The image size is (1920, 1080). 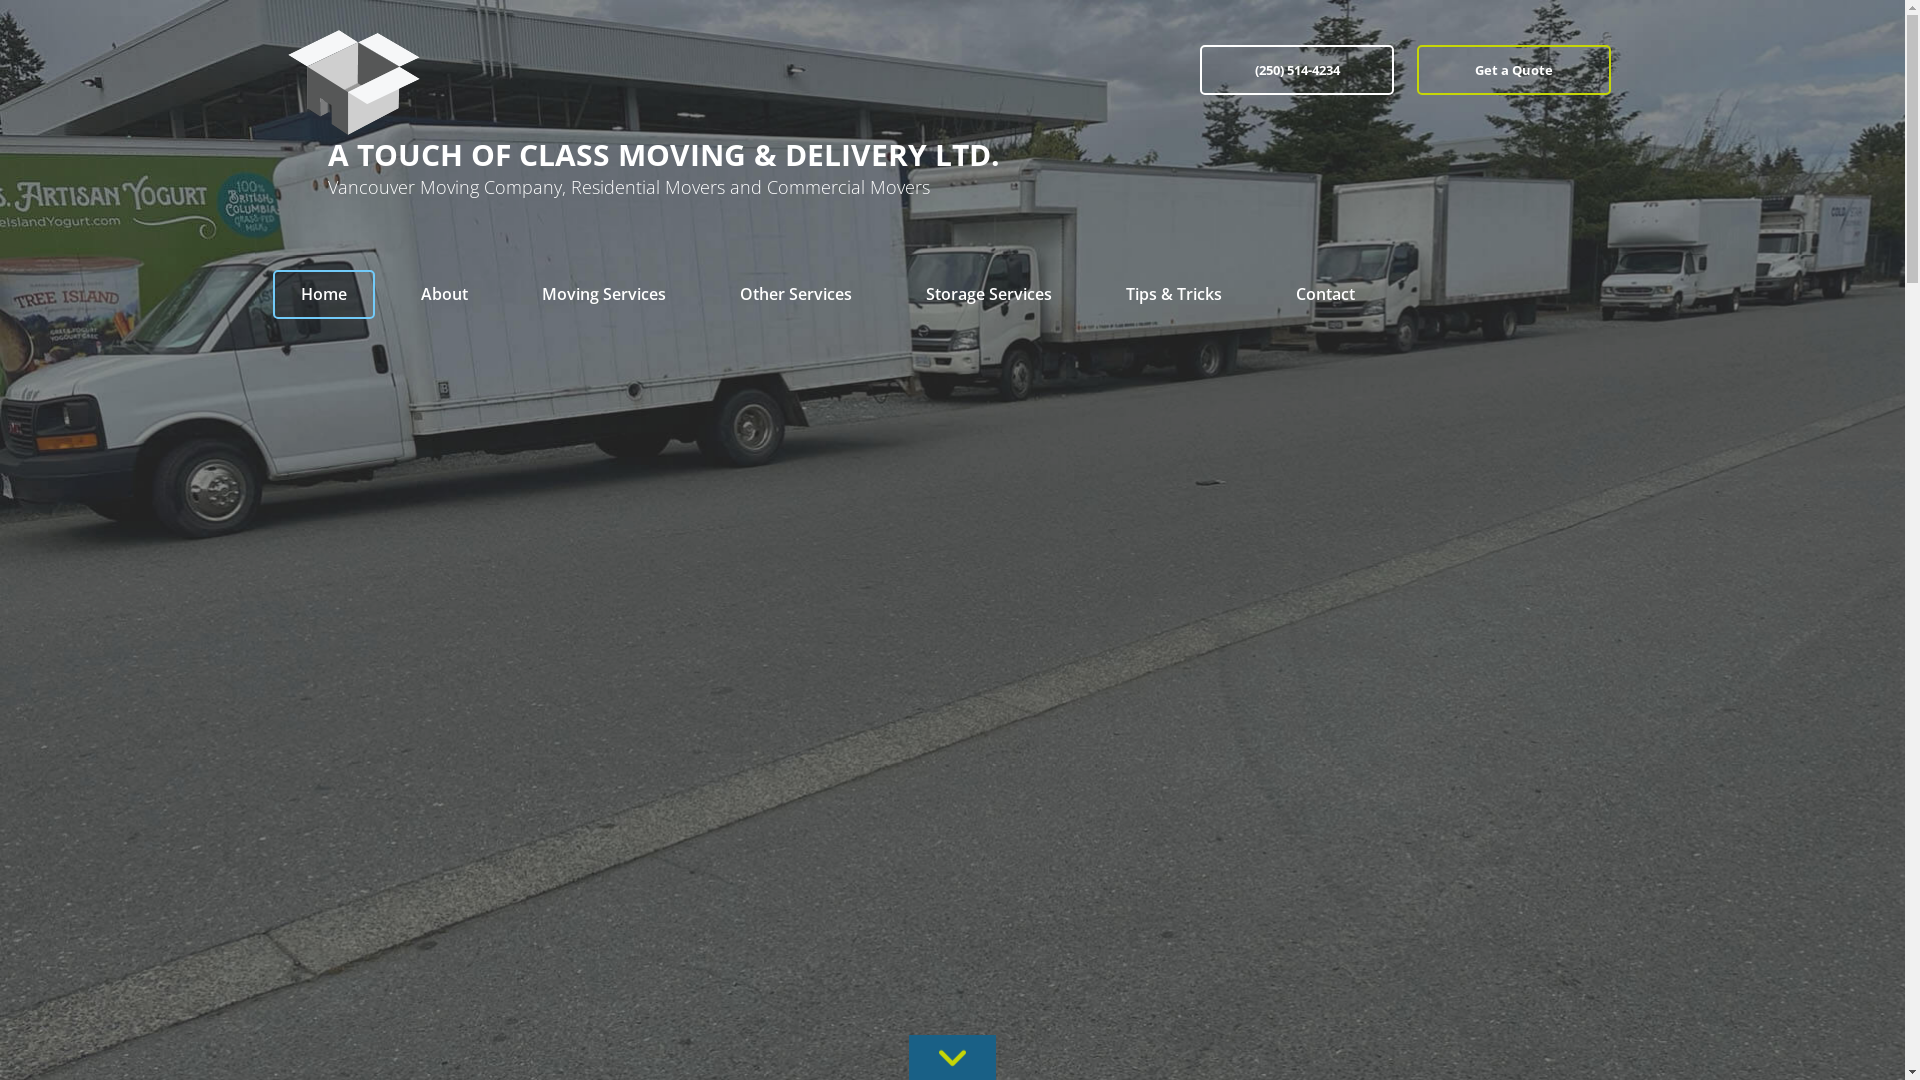 I want to click on 'Other Services', so click(x=795, y=294).